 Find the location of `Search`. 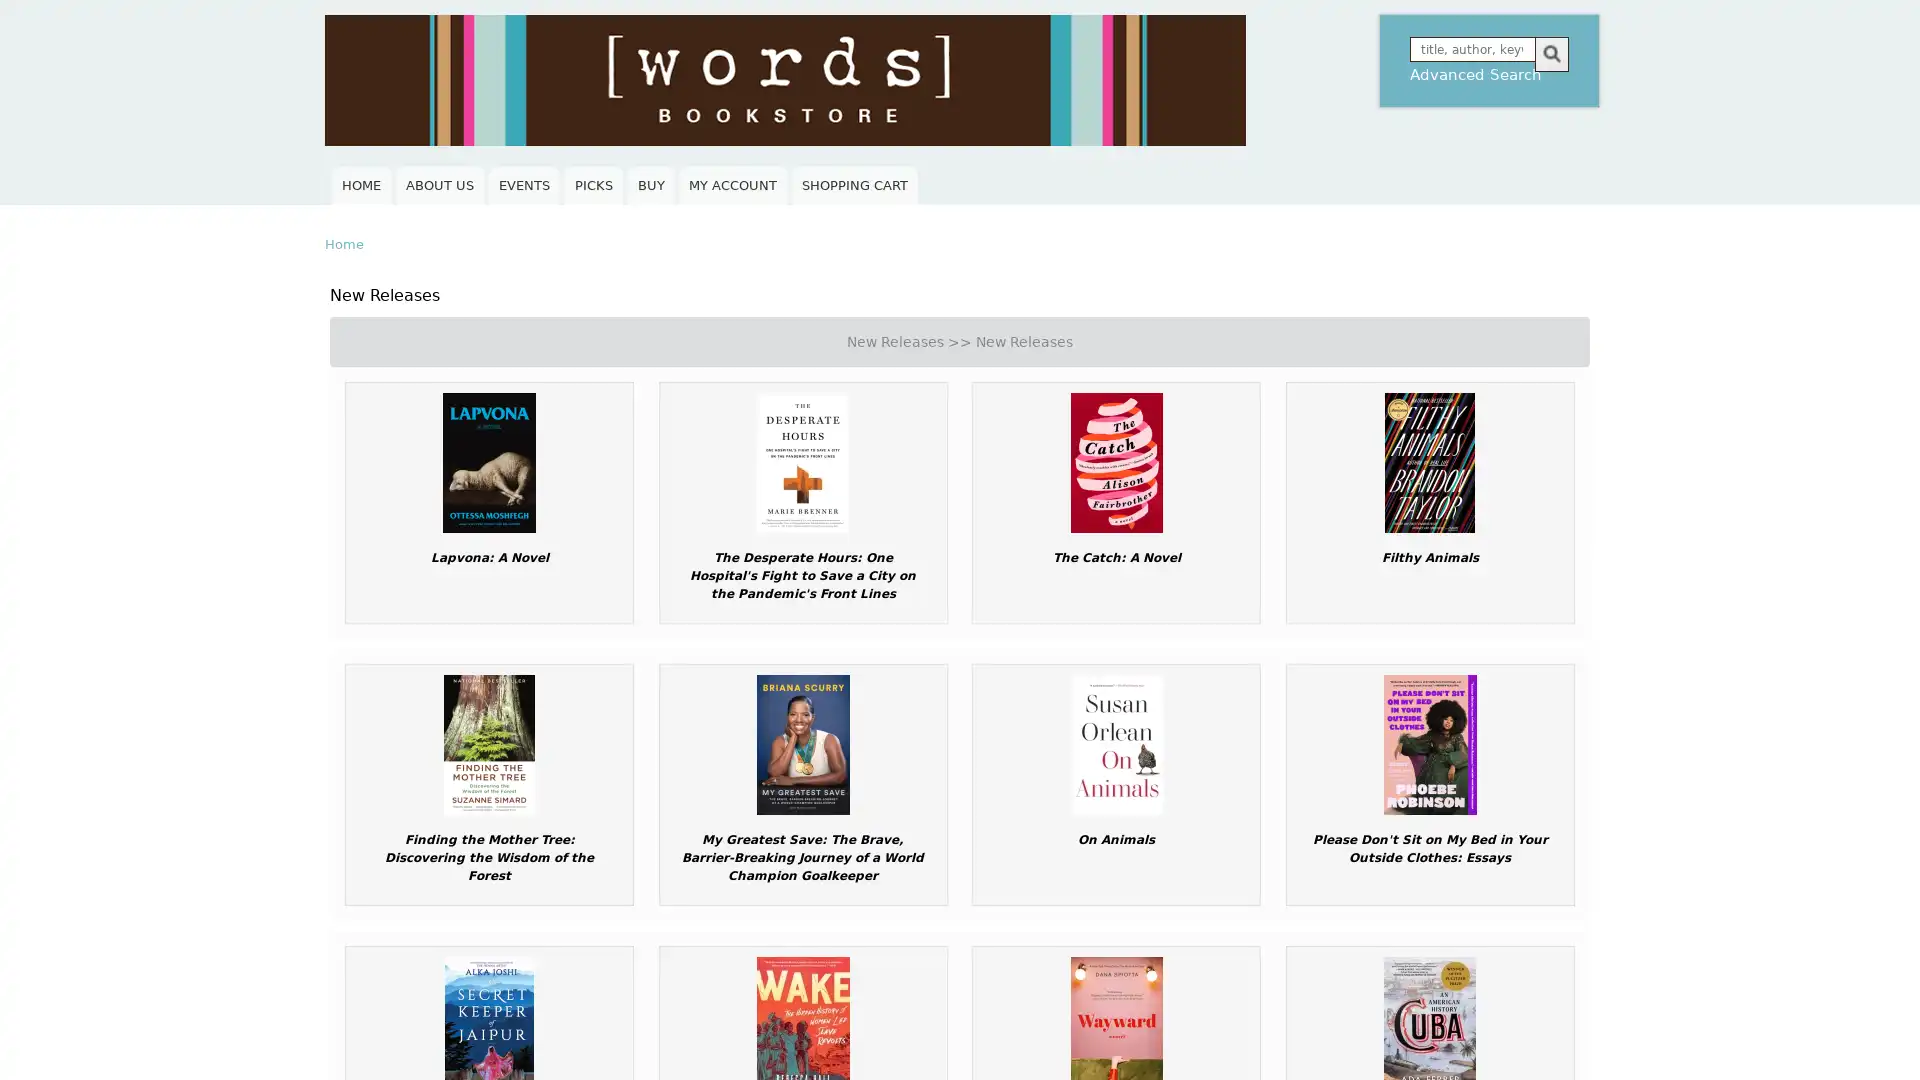

Search is located at coordinates (1550, 53).